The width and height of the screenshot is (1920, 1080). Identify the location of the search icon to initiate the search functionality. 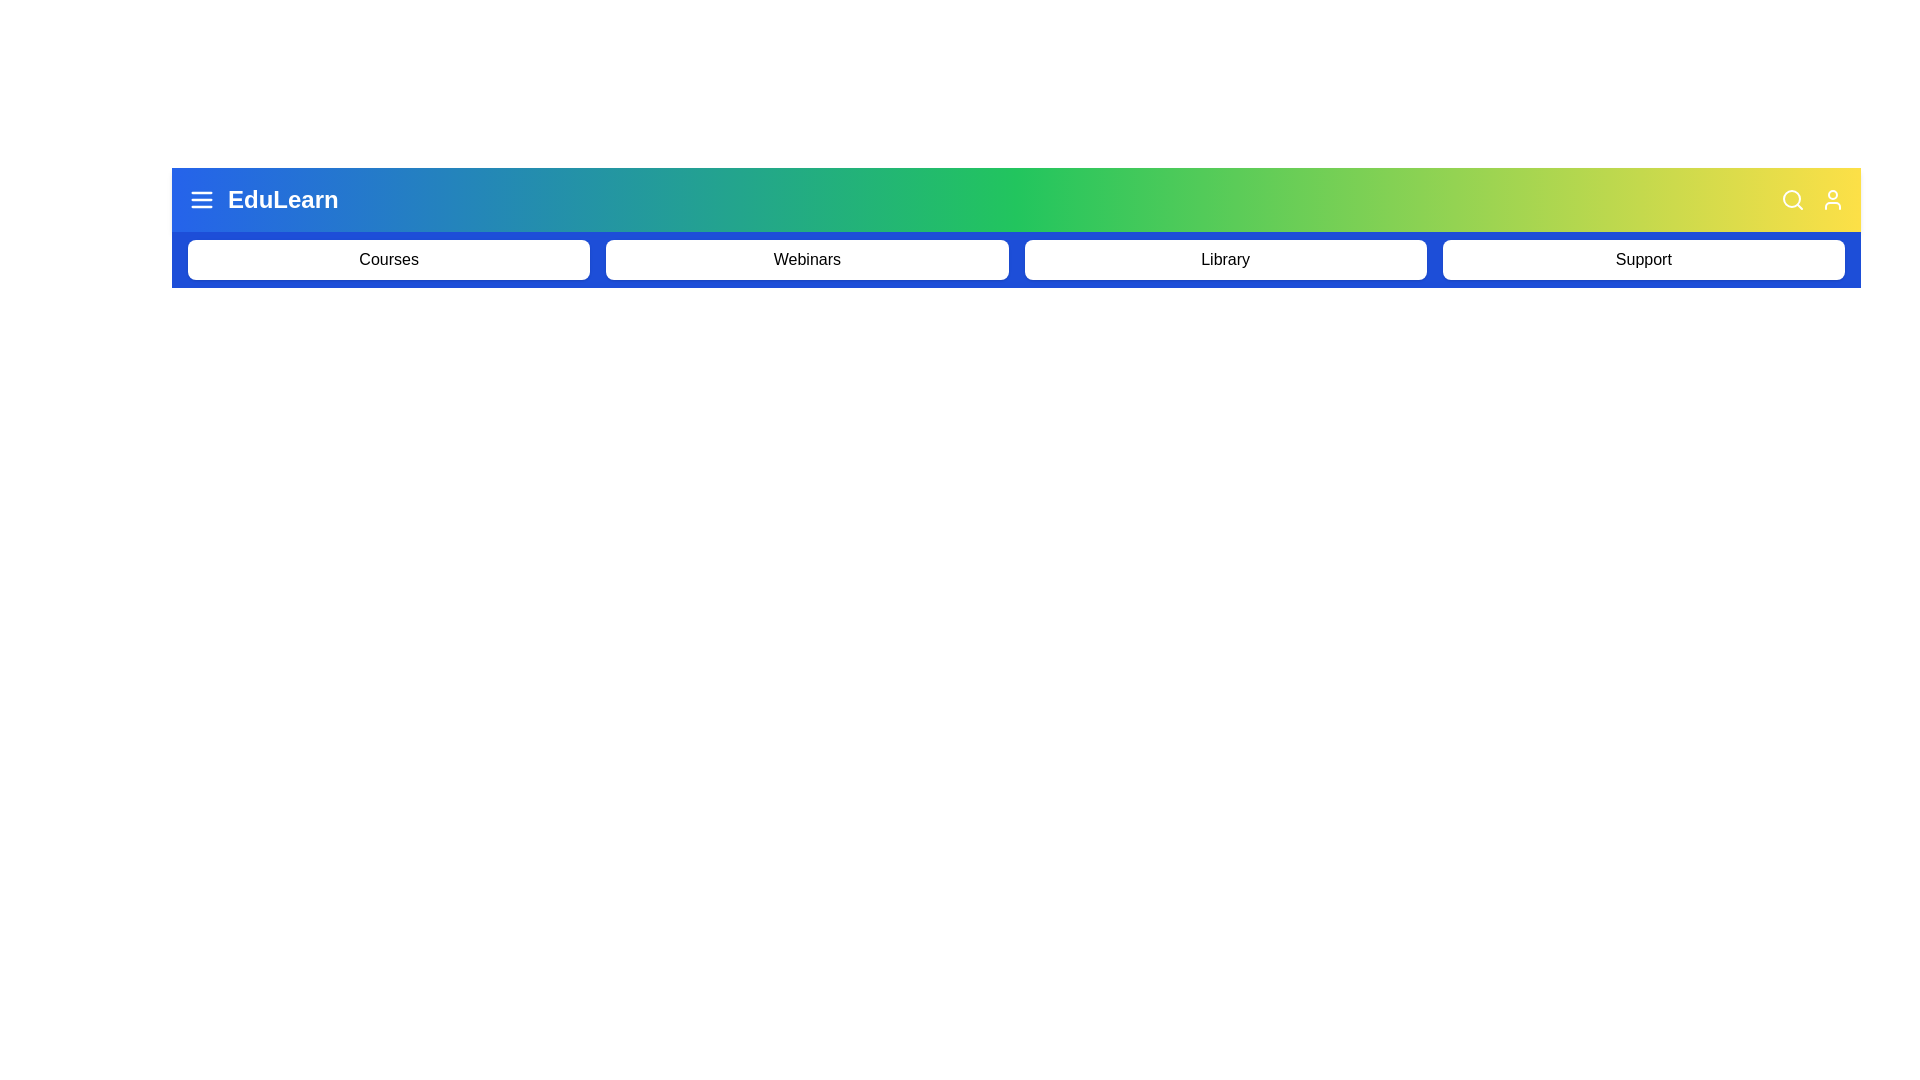
(1793, 200).